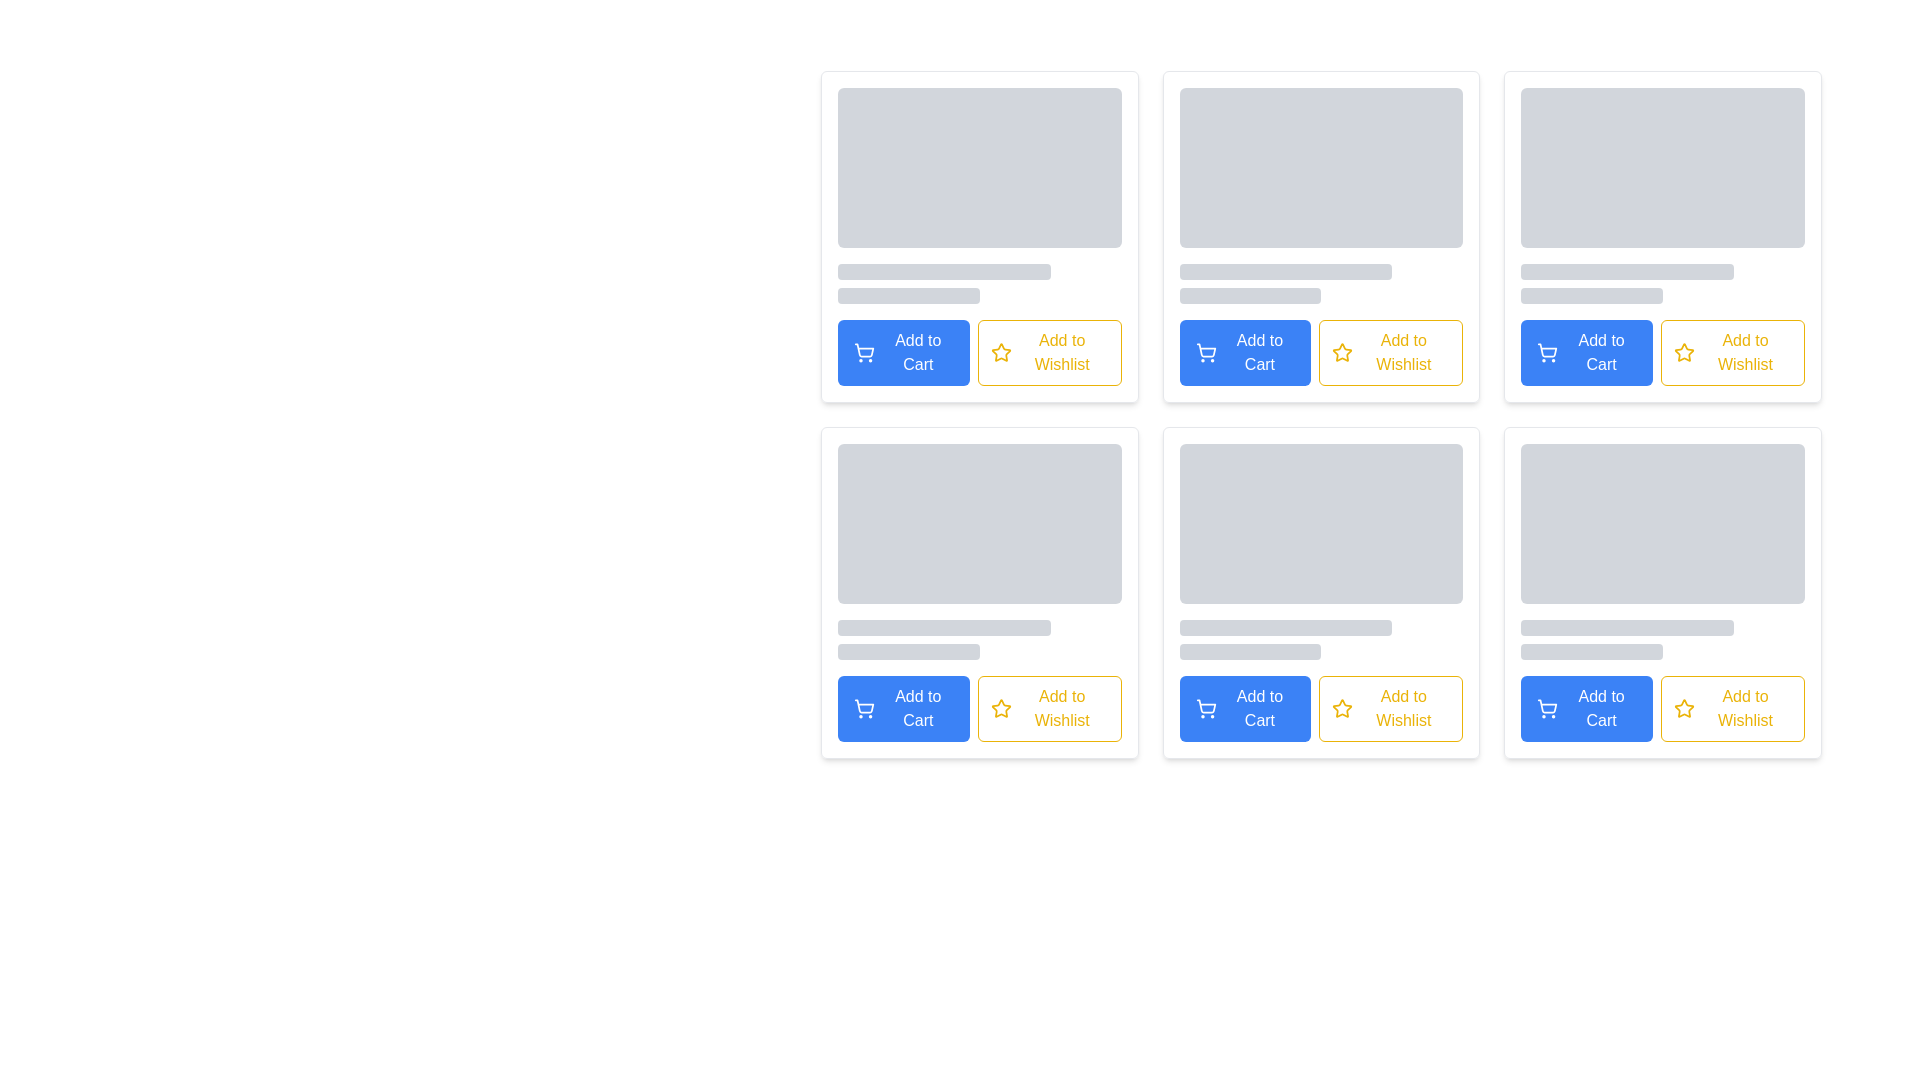 Image resolution: width=1920 pixels, height=1080 pixels. I want to click on the product card located in the top-right corner of the grid, which is the last card in the first row of a 3-column layout, so click(1663, 235).